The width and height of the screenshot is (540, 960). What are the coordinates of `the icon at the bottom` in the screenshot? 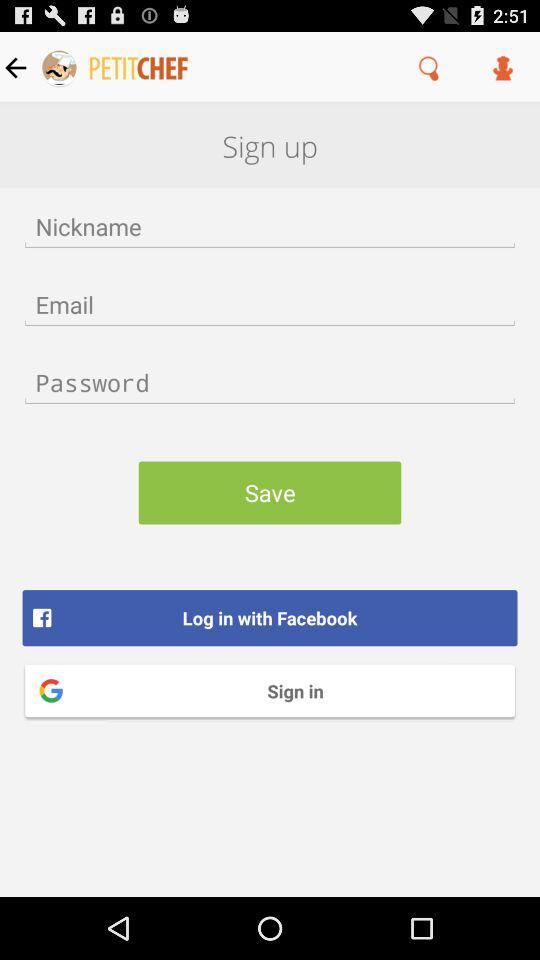 It's located at (270, 690).